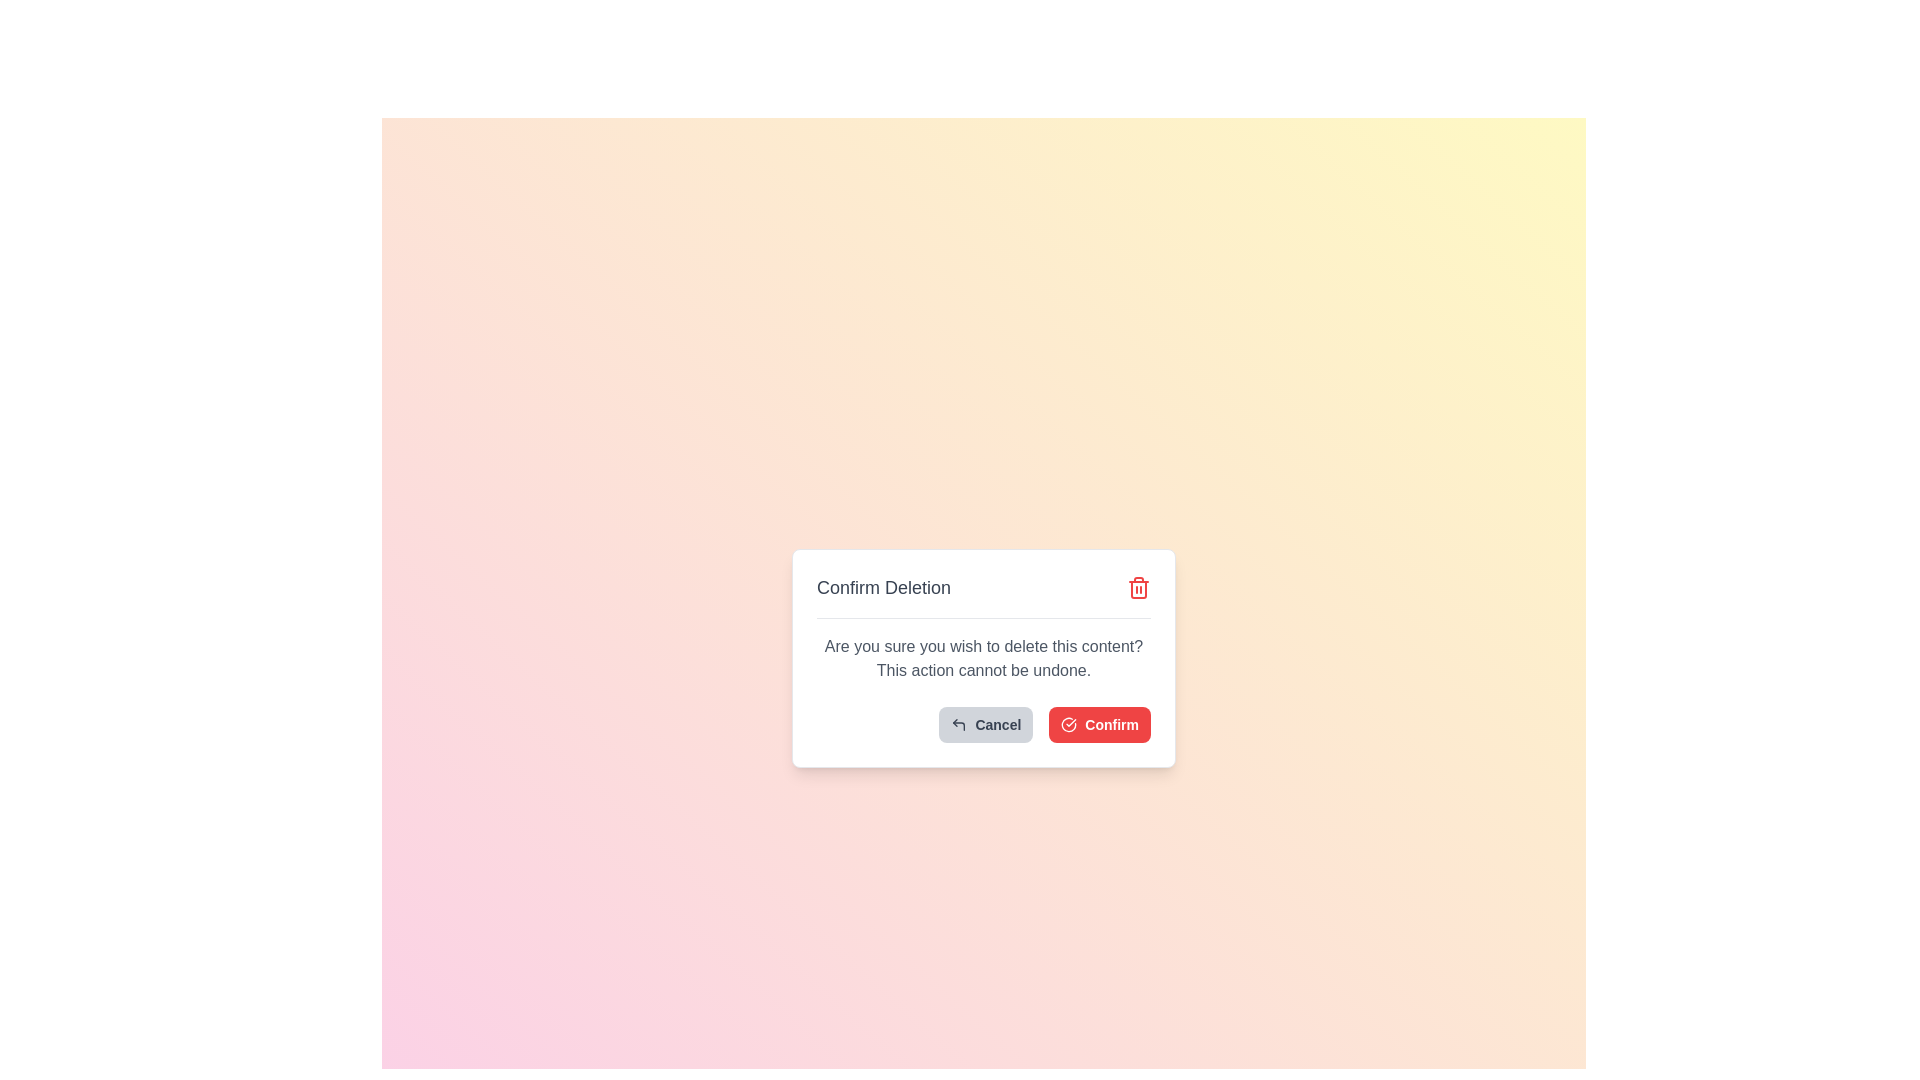 The height and width of the screenshot is (1080, 1920). Describe the element at coordinates (1099, 724) in the screenshot. I see `the confirm button located at the bottom right of the pop-up dialogue box, which is the second button to the right of the gray 'Cancel' button, to confirm the action` at that location.